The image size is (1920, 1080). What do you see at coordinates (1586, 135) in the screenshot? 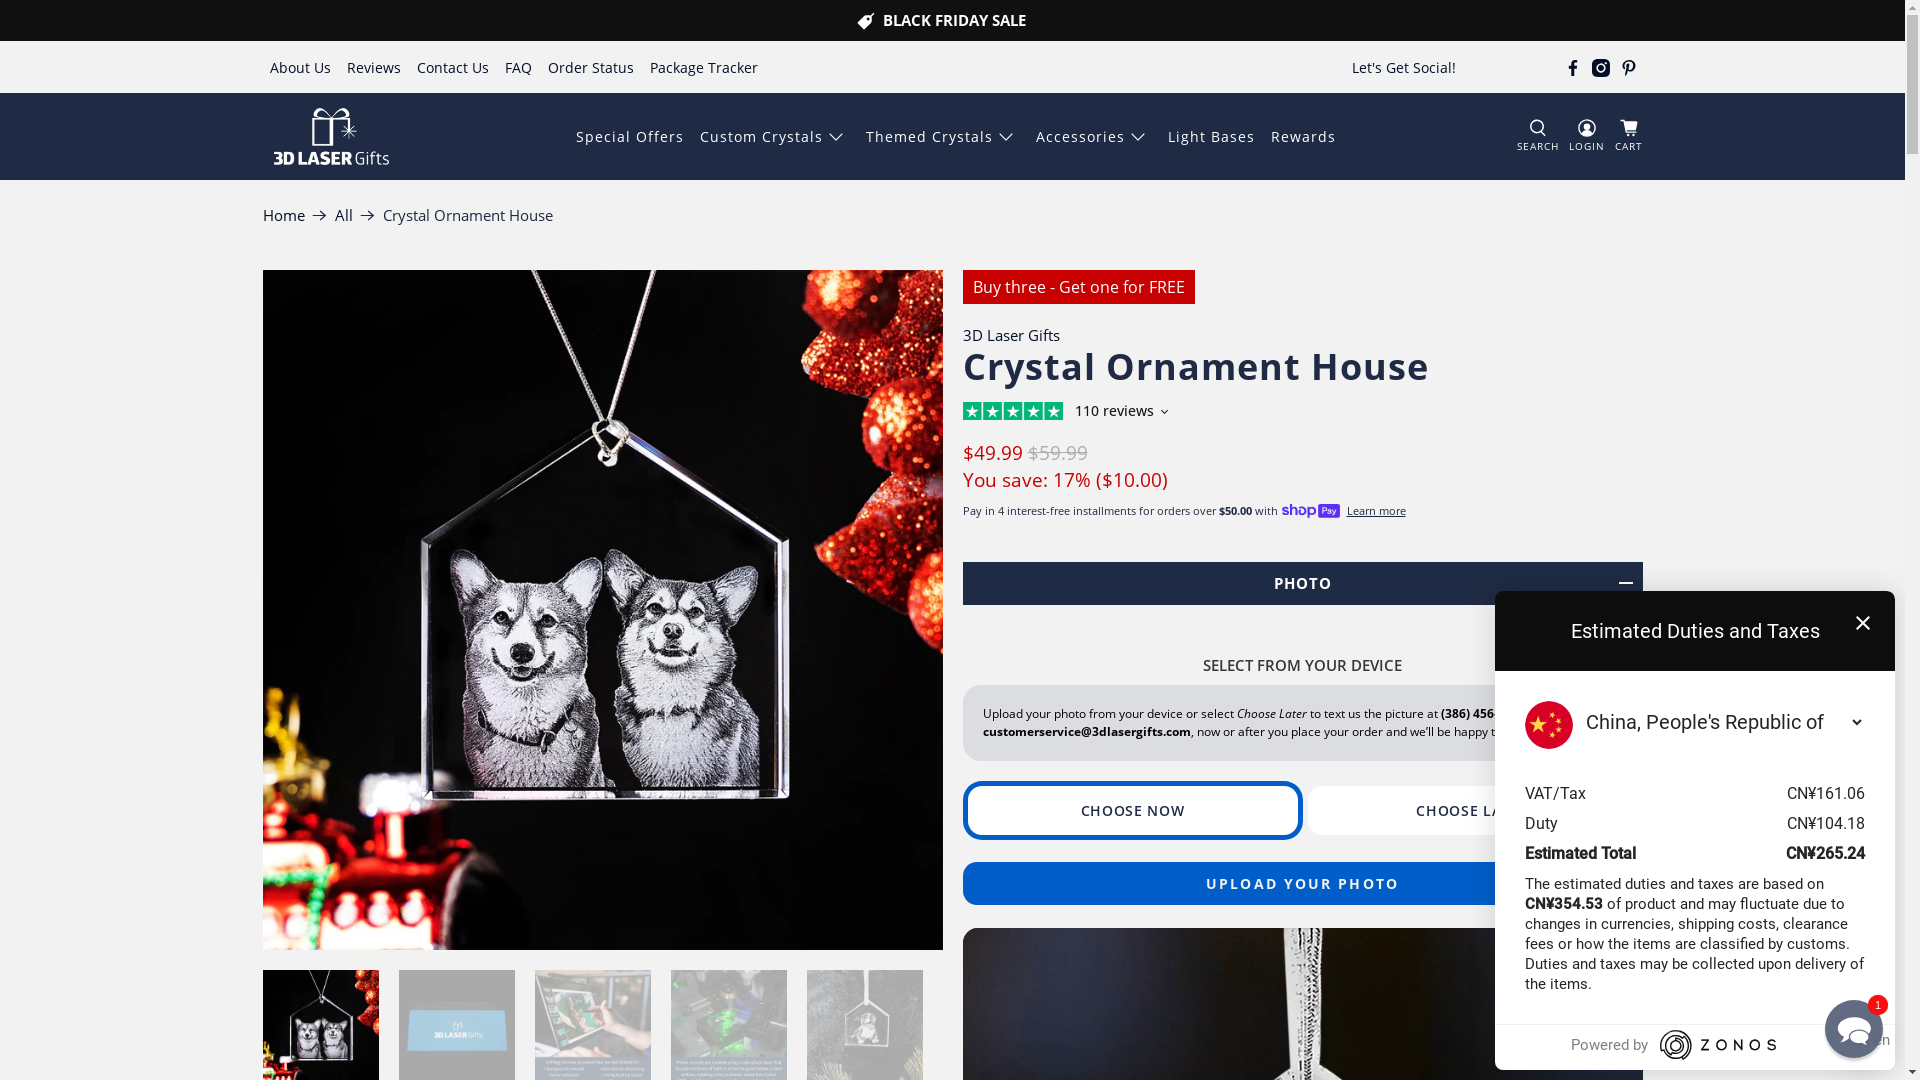
I see `'LOGIN'` at bounding box center [1586, 135].